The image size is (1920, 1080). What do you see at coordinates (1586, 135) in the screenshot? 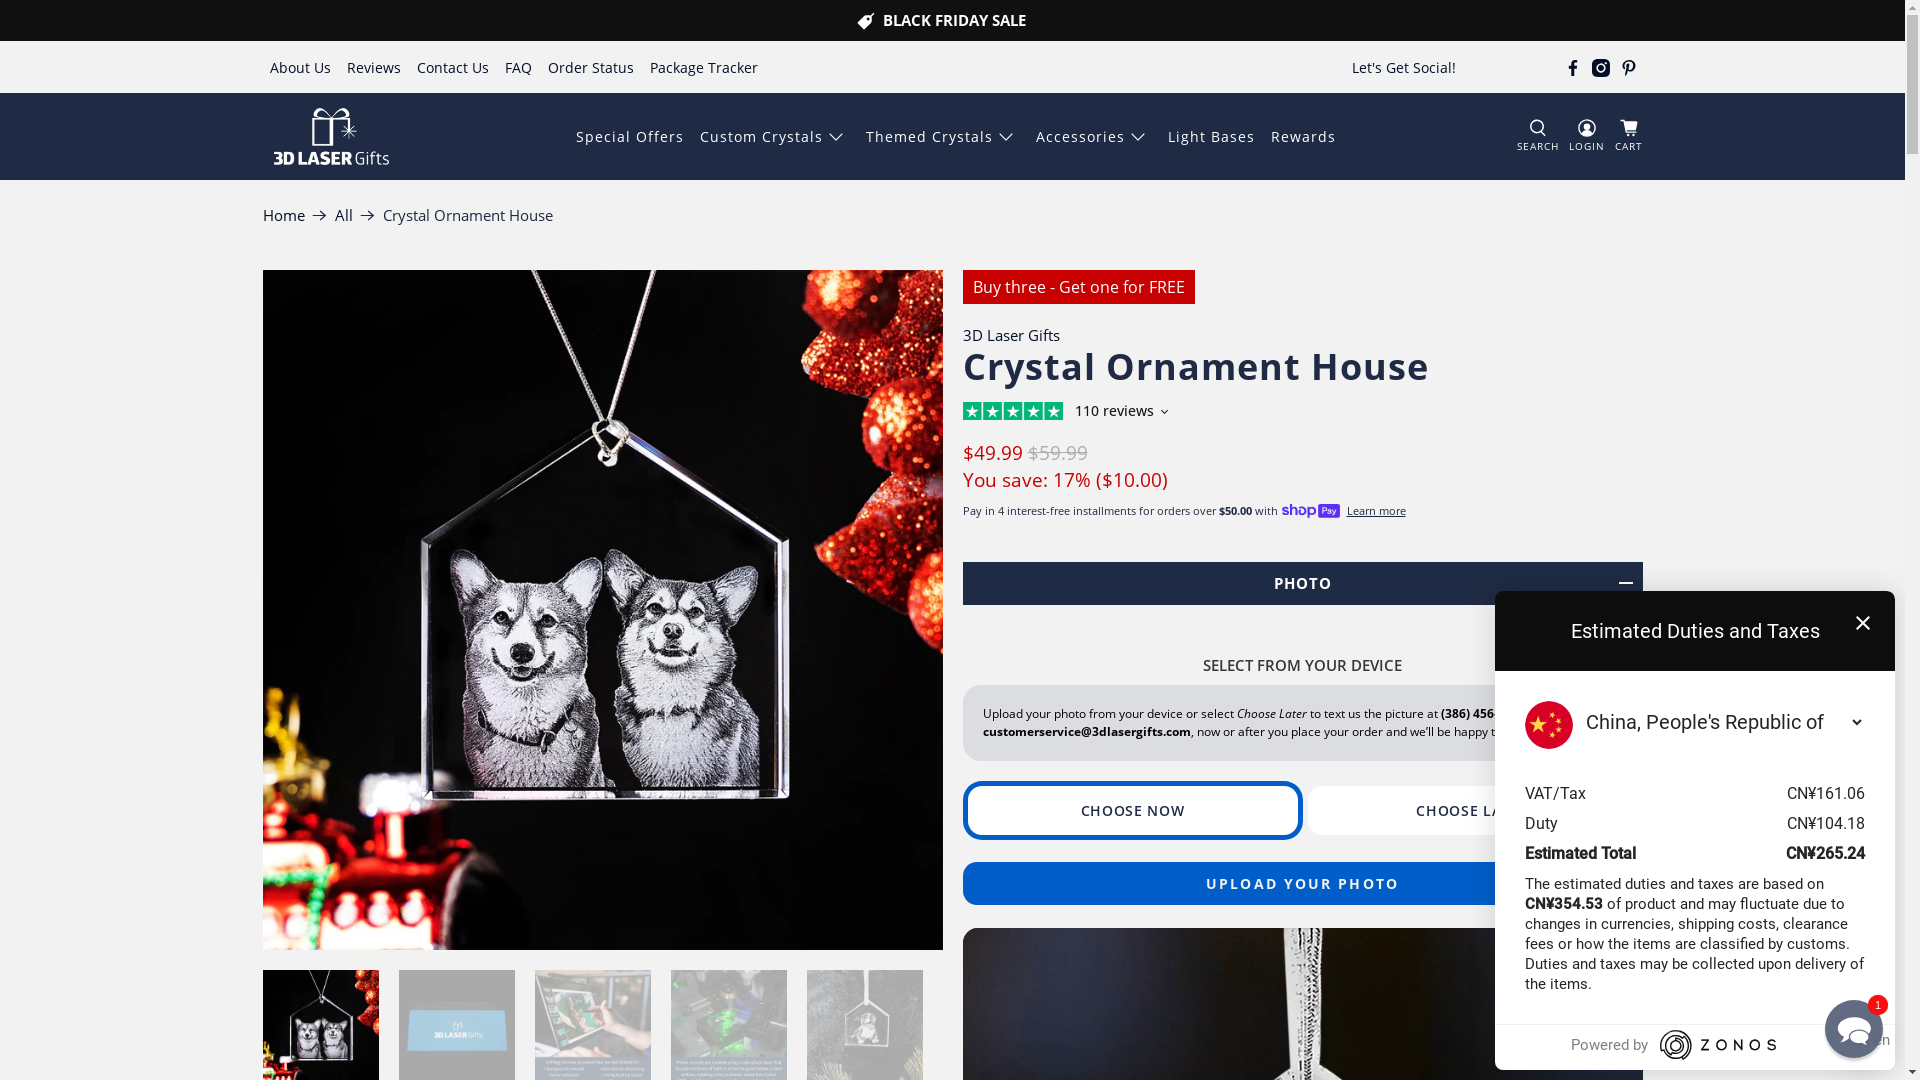
I see `'LOGIN'` at bounding box center [1586, 135].